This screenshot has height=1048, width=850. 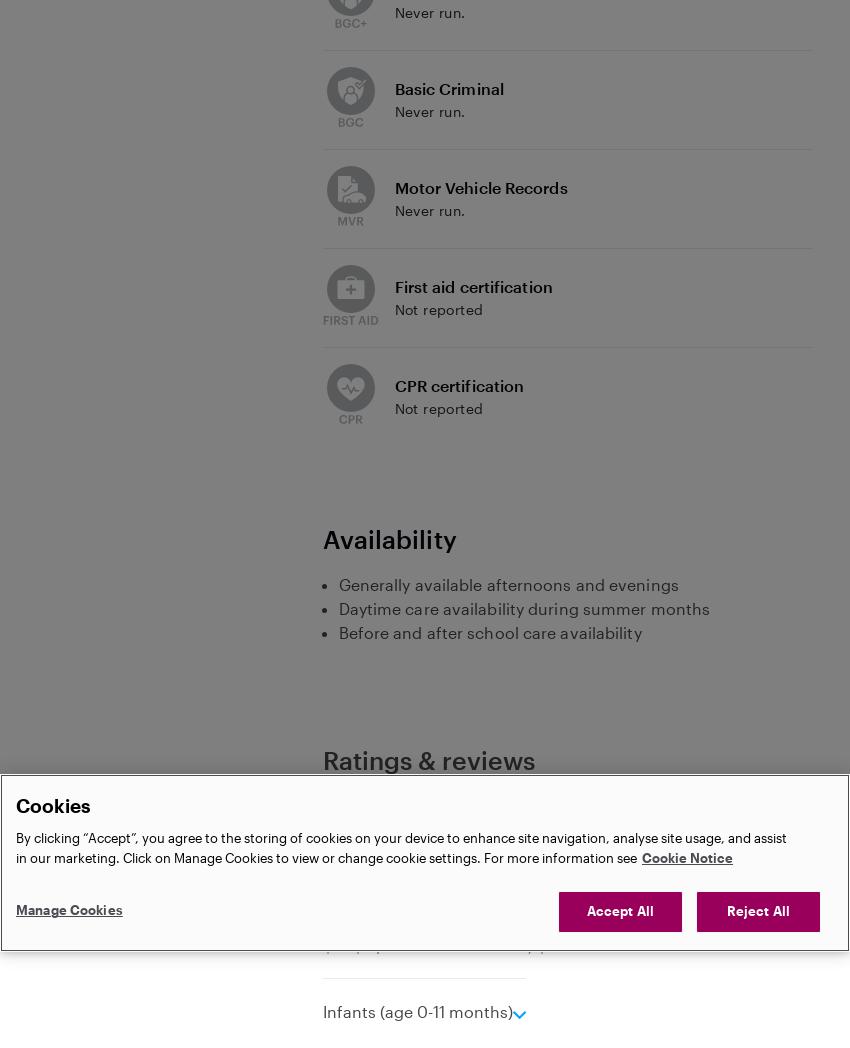 I want to click on 'Dominique doesn't have any reviews yet.', so click(x=321, y=819).